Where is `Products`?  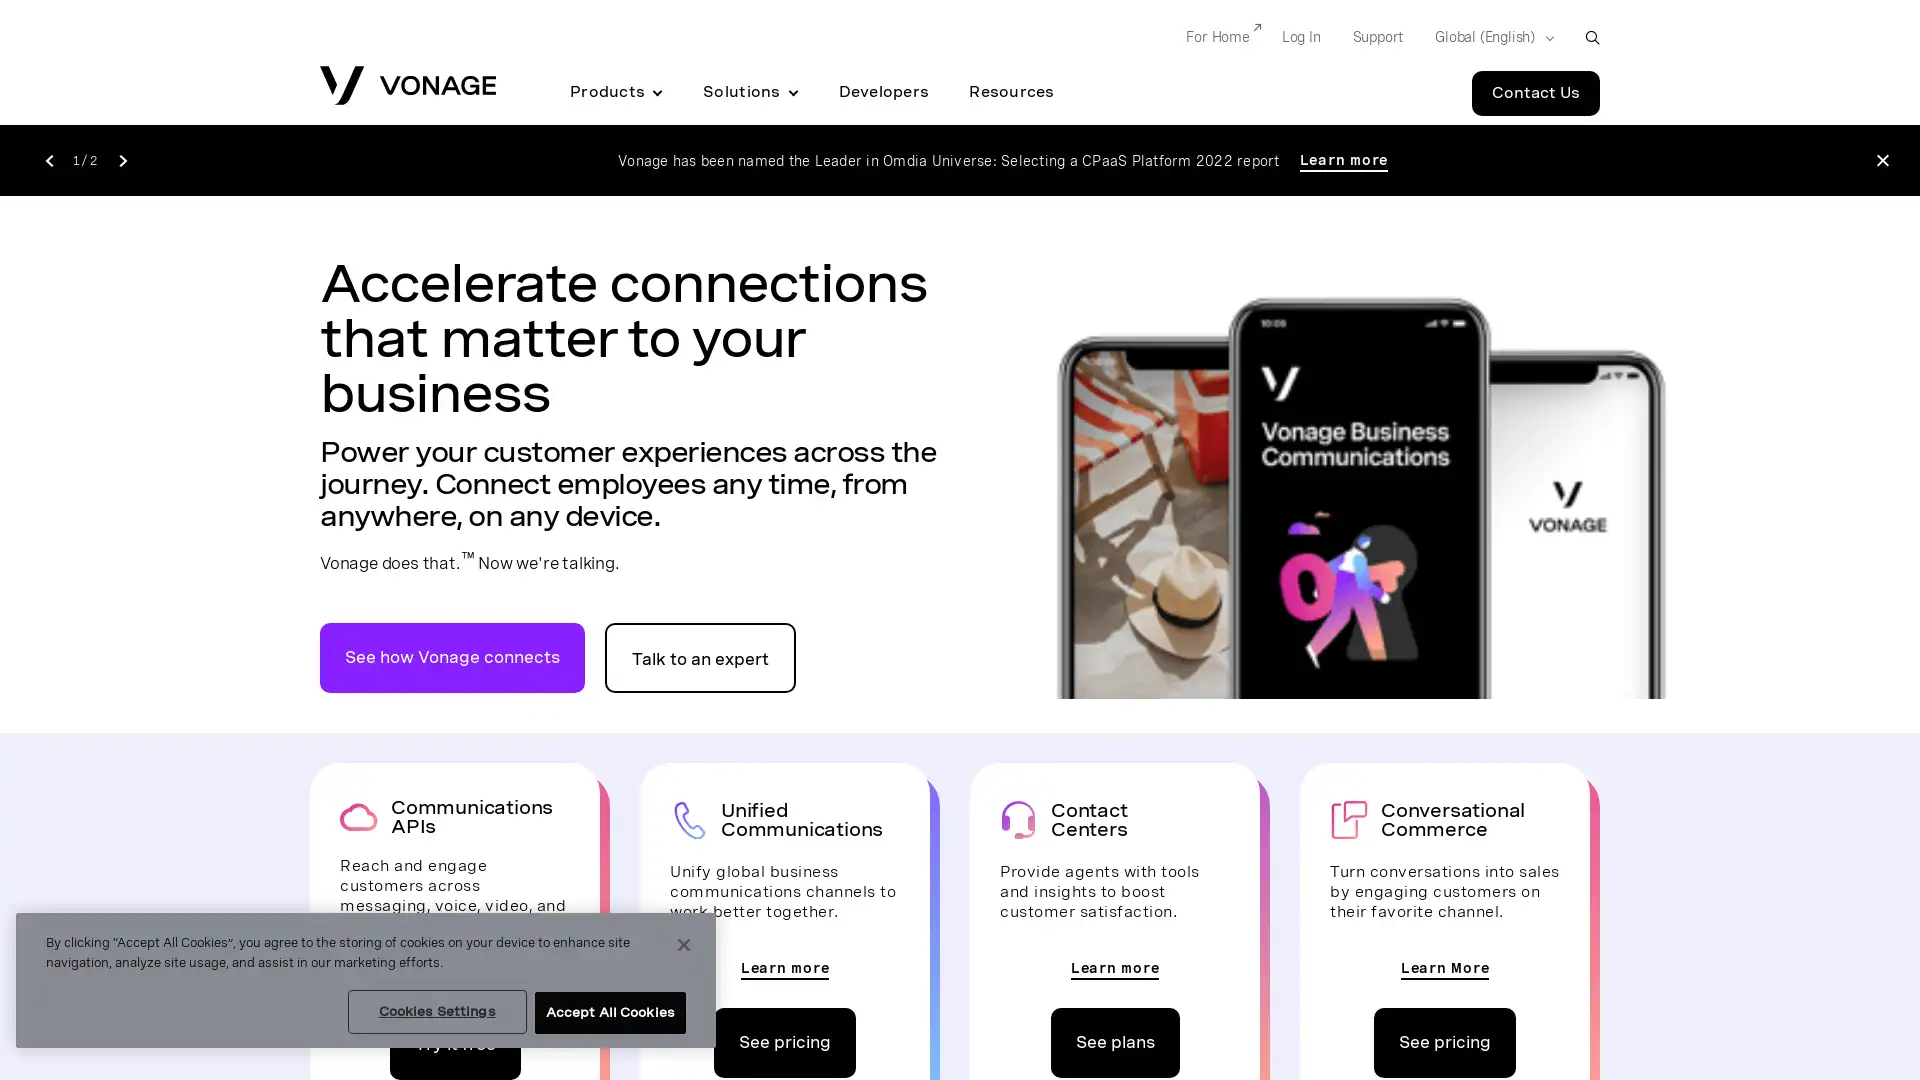 Products is located at coordinates (615, 92).